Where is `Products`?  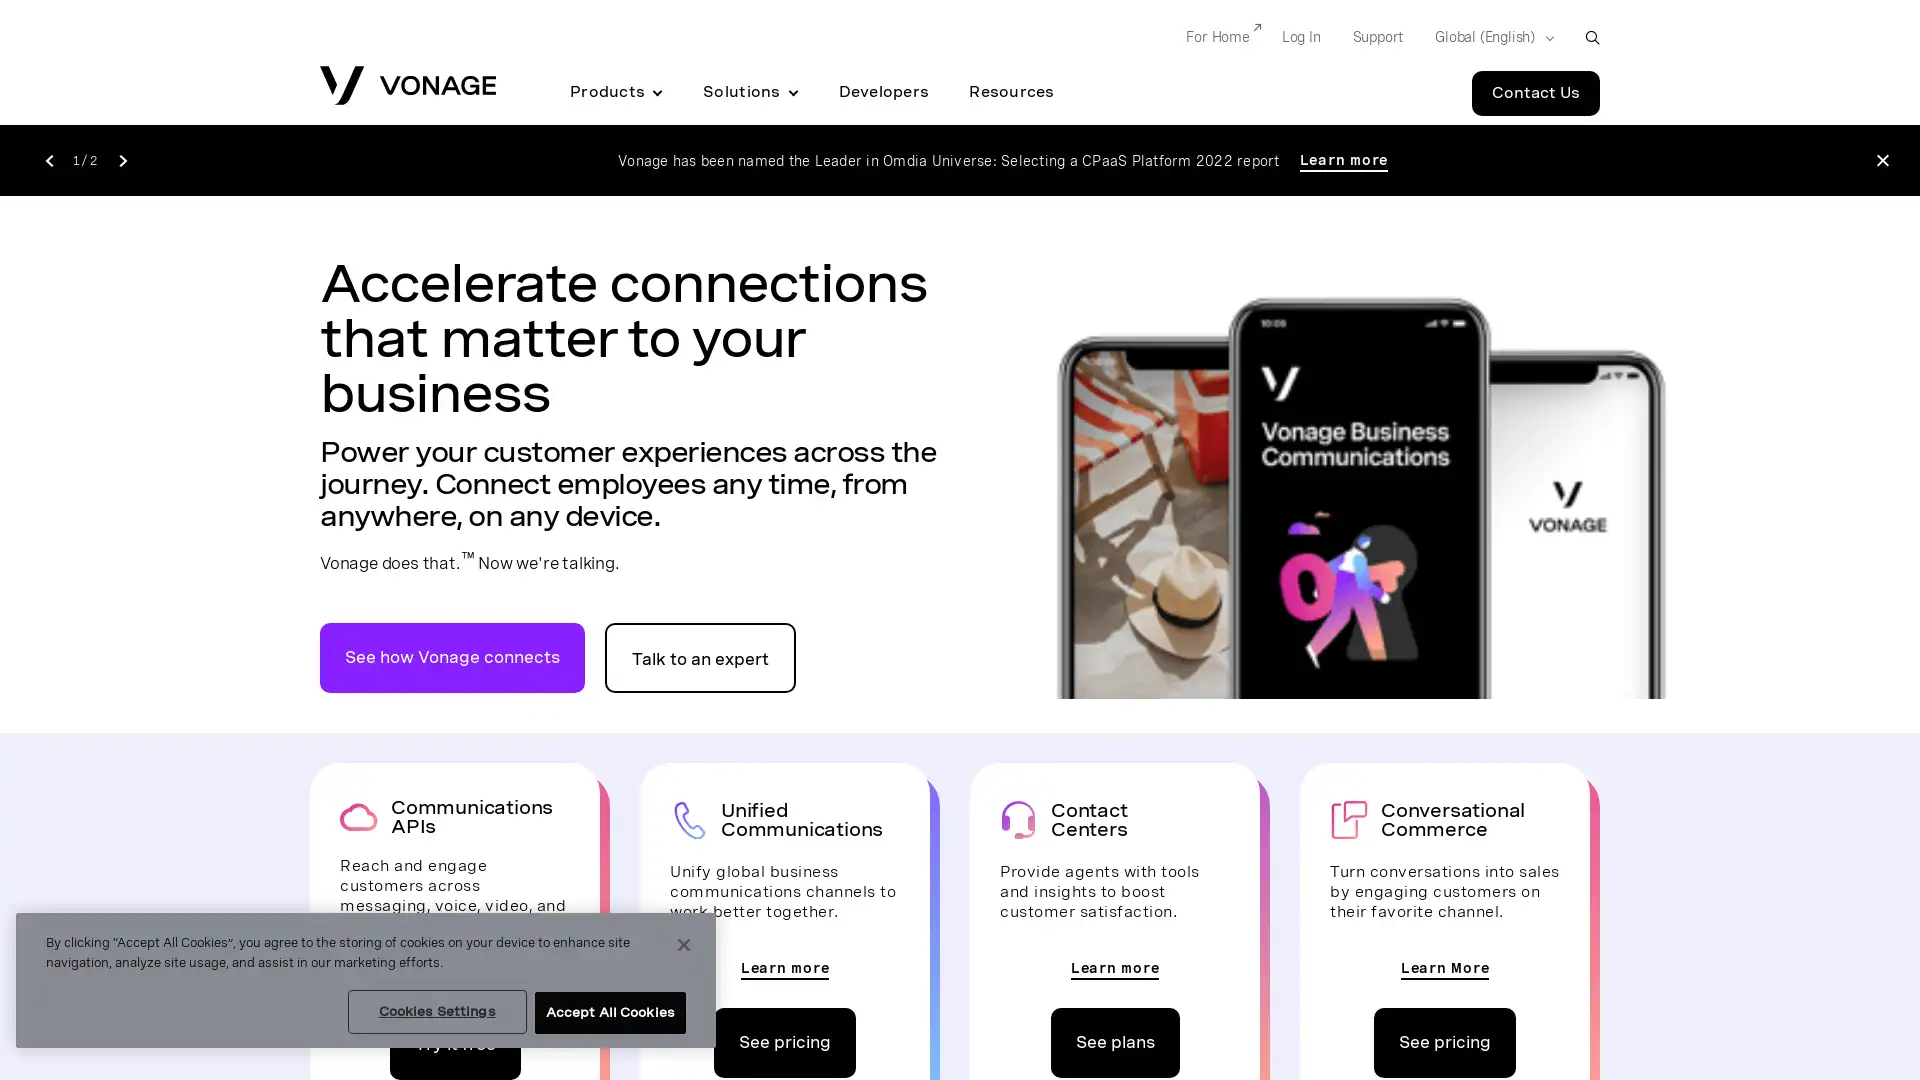 Products is located at coordinates (615, 92).